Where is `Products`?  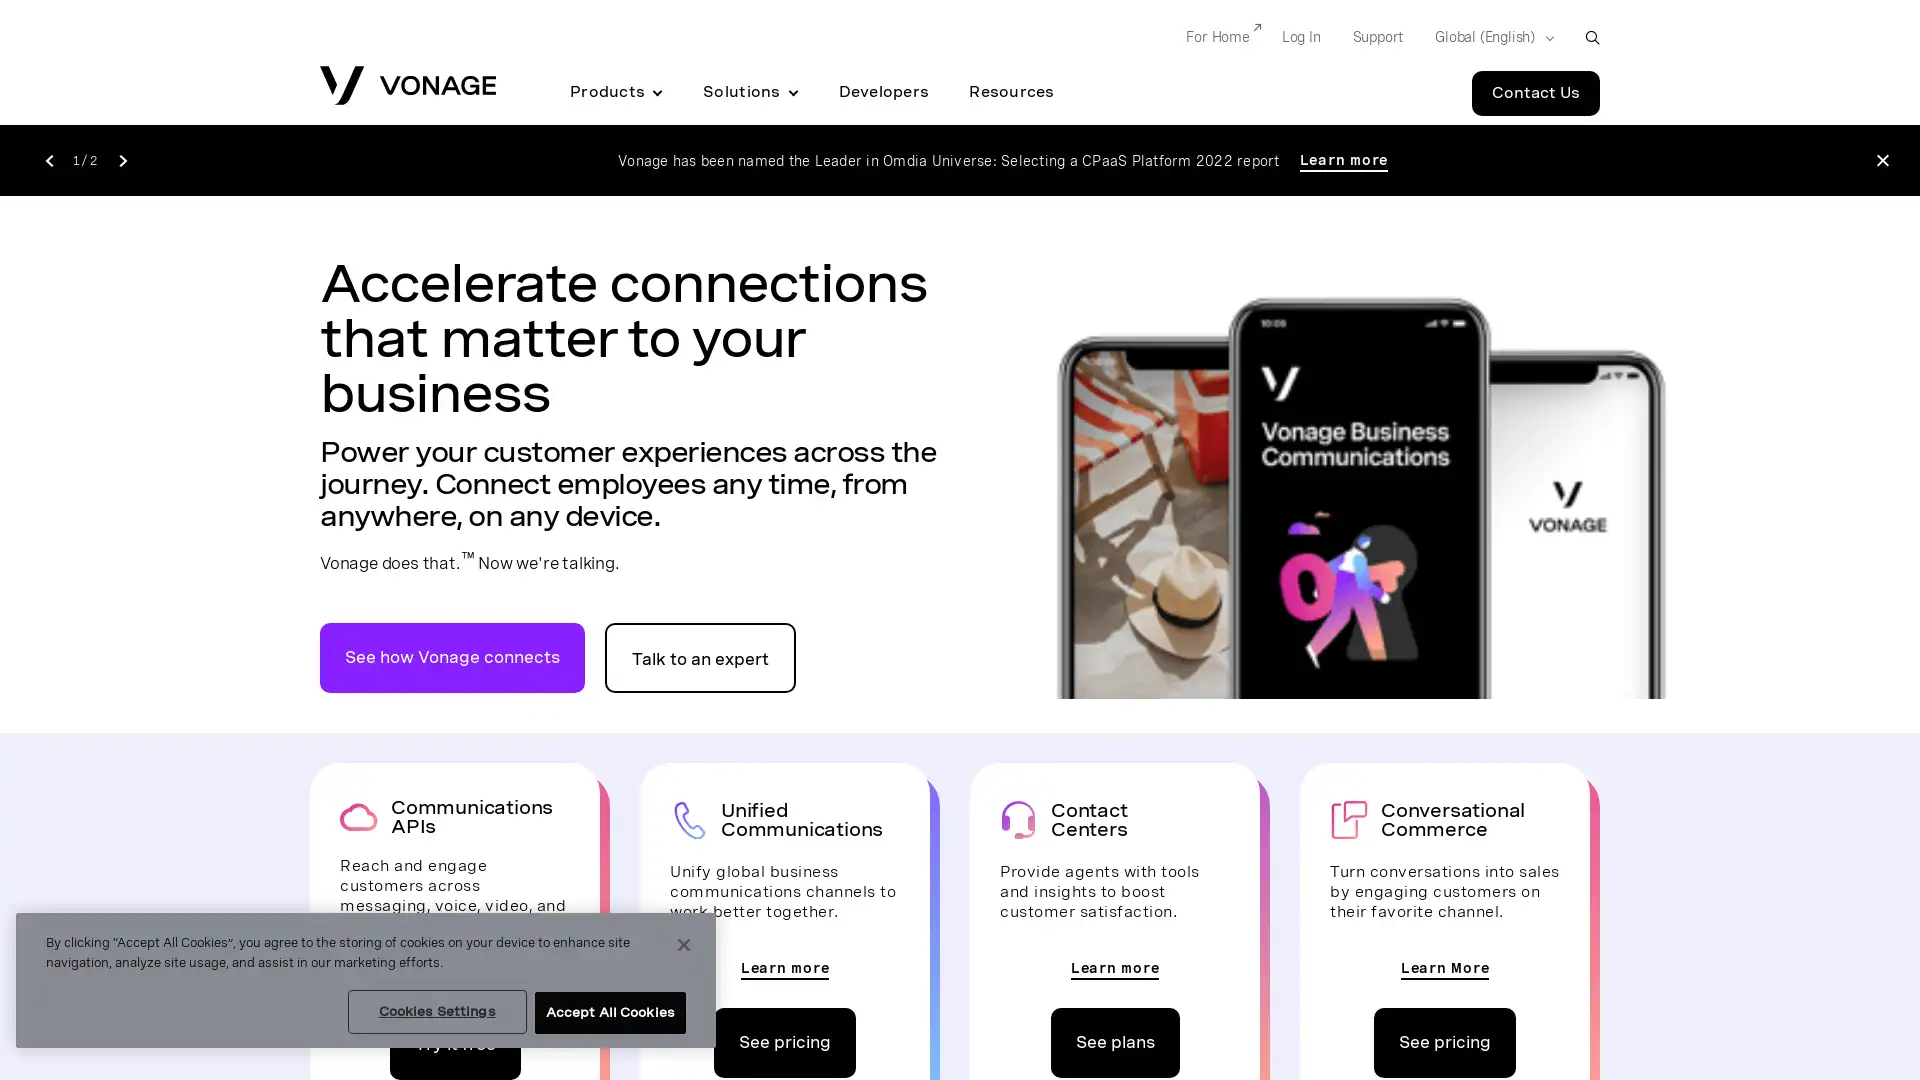 Products is located at coordinates (615, 92).